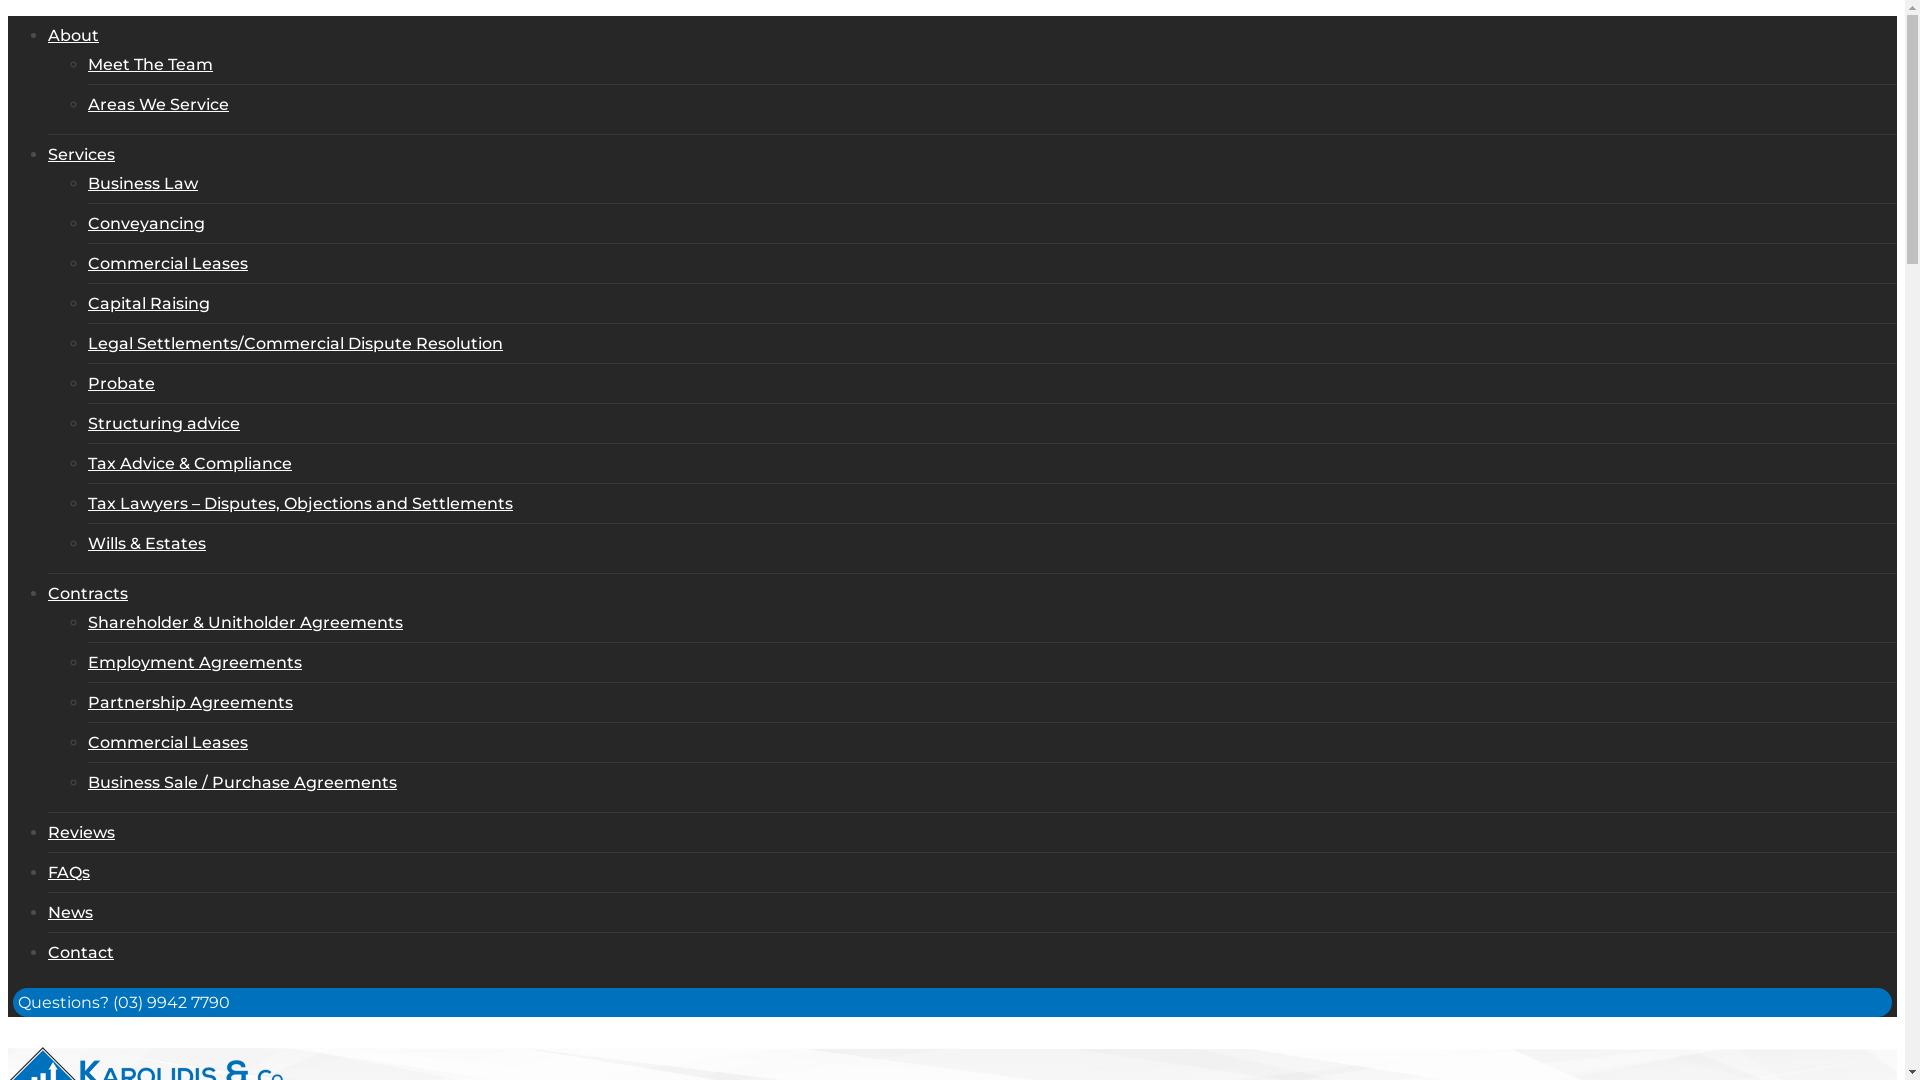  Describe the element at coordinates (190, 701) in the screenshot. I see `'Partnership Agreements'` at that location.